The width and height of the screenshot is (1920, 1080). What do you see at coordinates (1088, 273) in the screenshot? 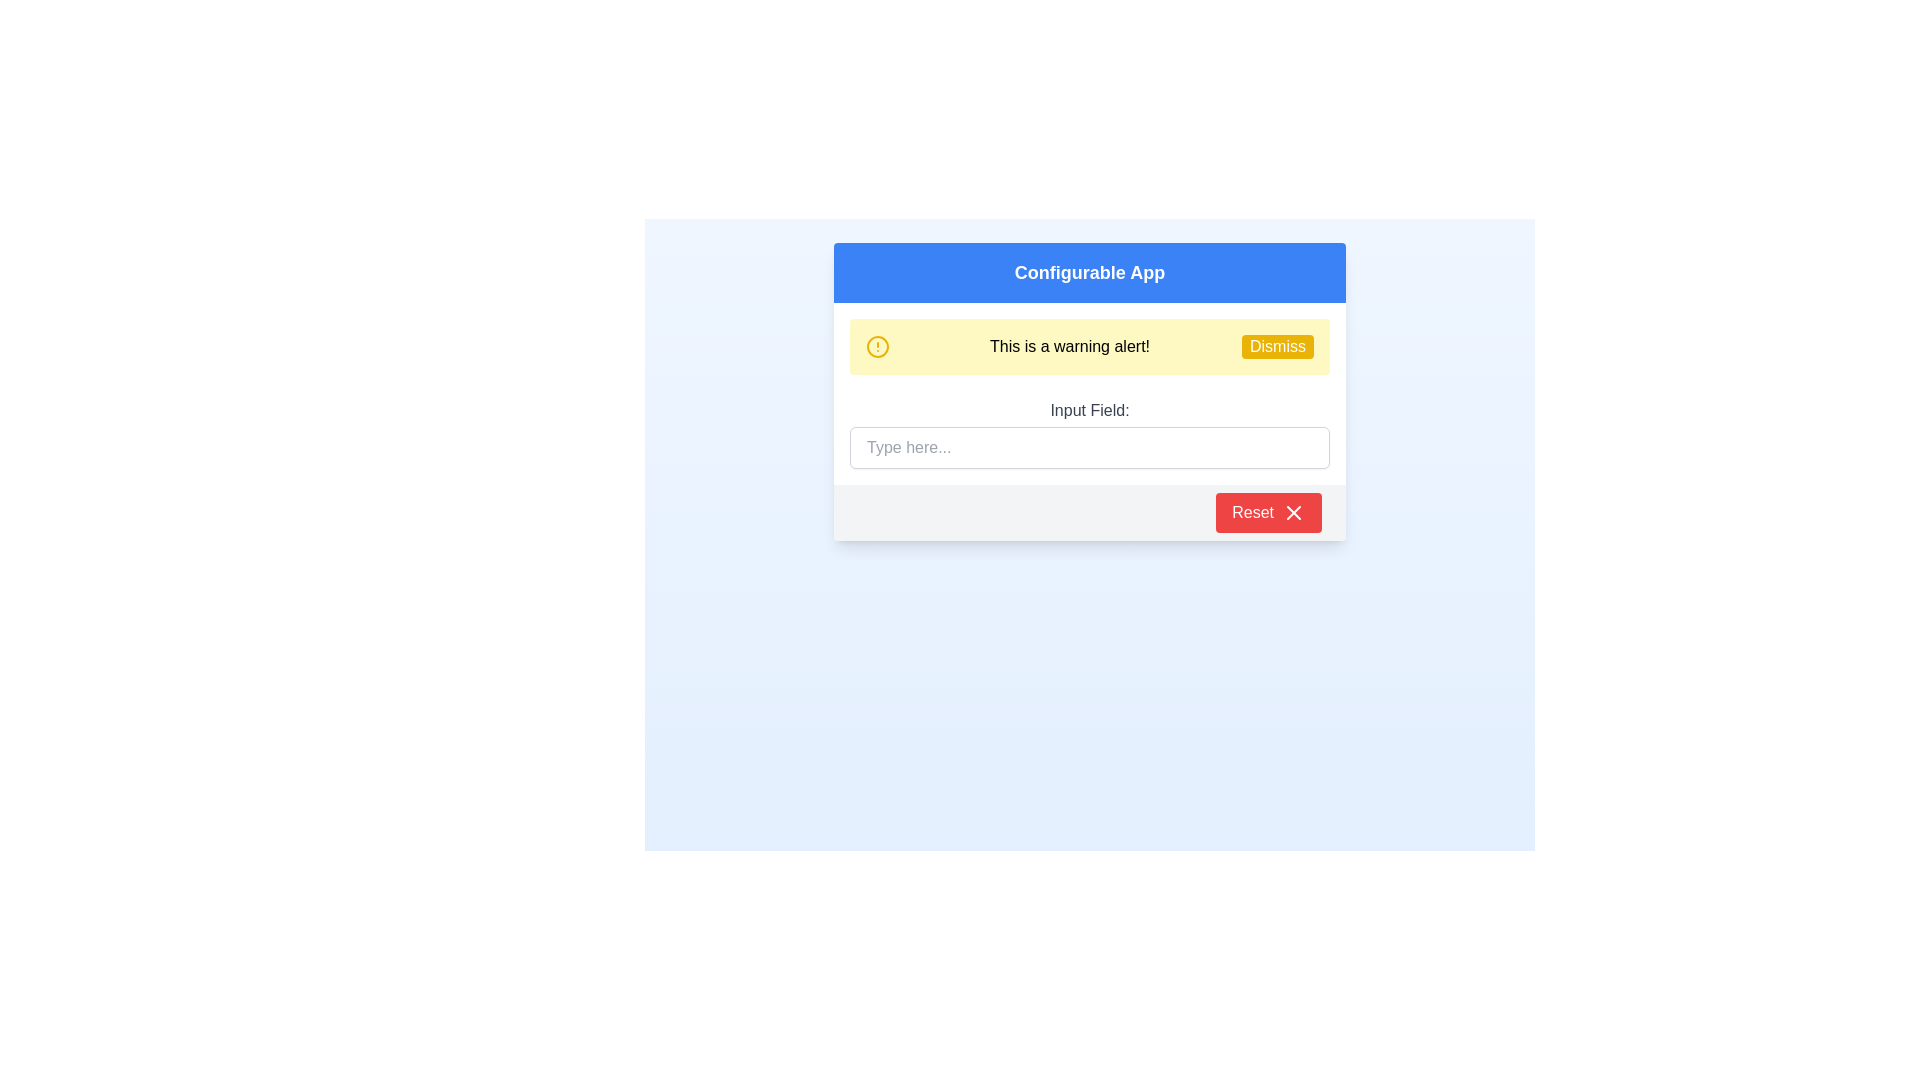
I see `the header titled 'Configurable App', which is a rectangular blue area with white bold text centered inside, located at the top of the white card` at bounding box center [1088, 273].